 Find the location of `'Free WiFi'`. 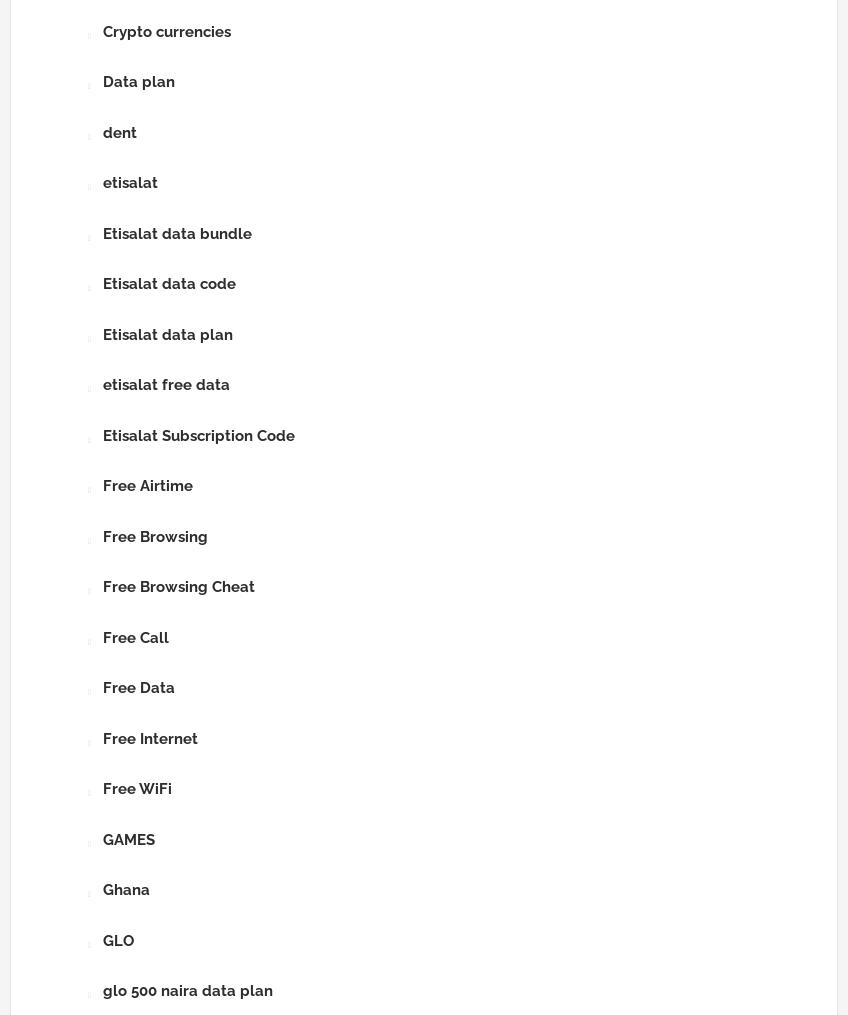

'Free WiFi' is located at coordinates (136, 787).